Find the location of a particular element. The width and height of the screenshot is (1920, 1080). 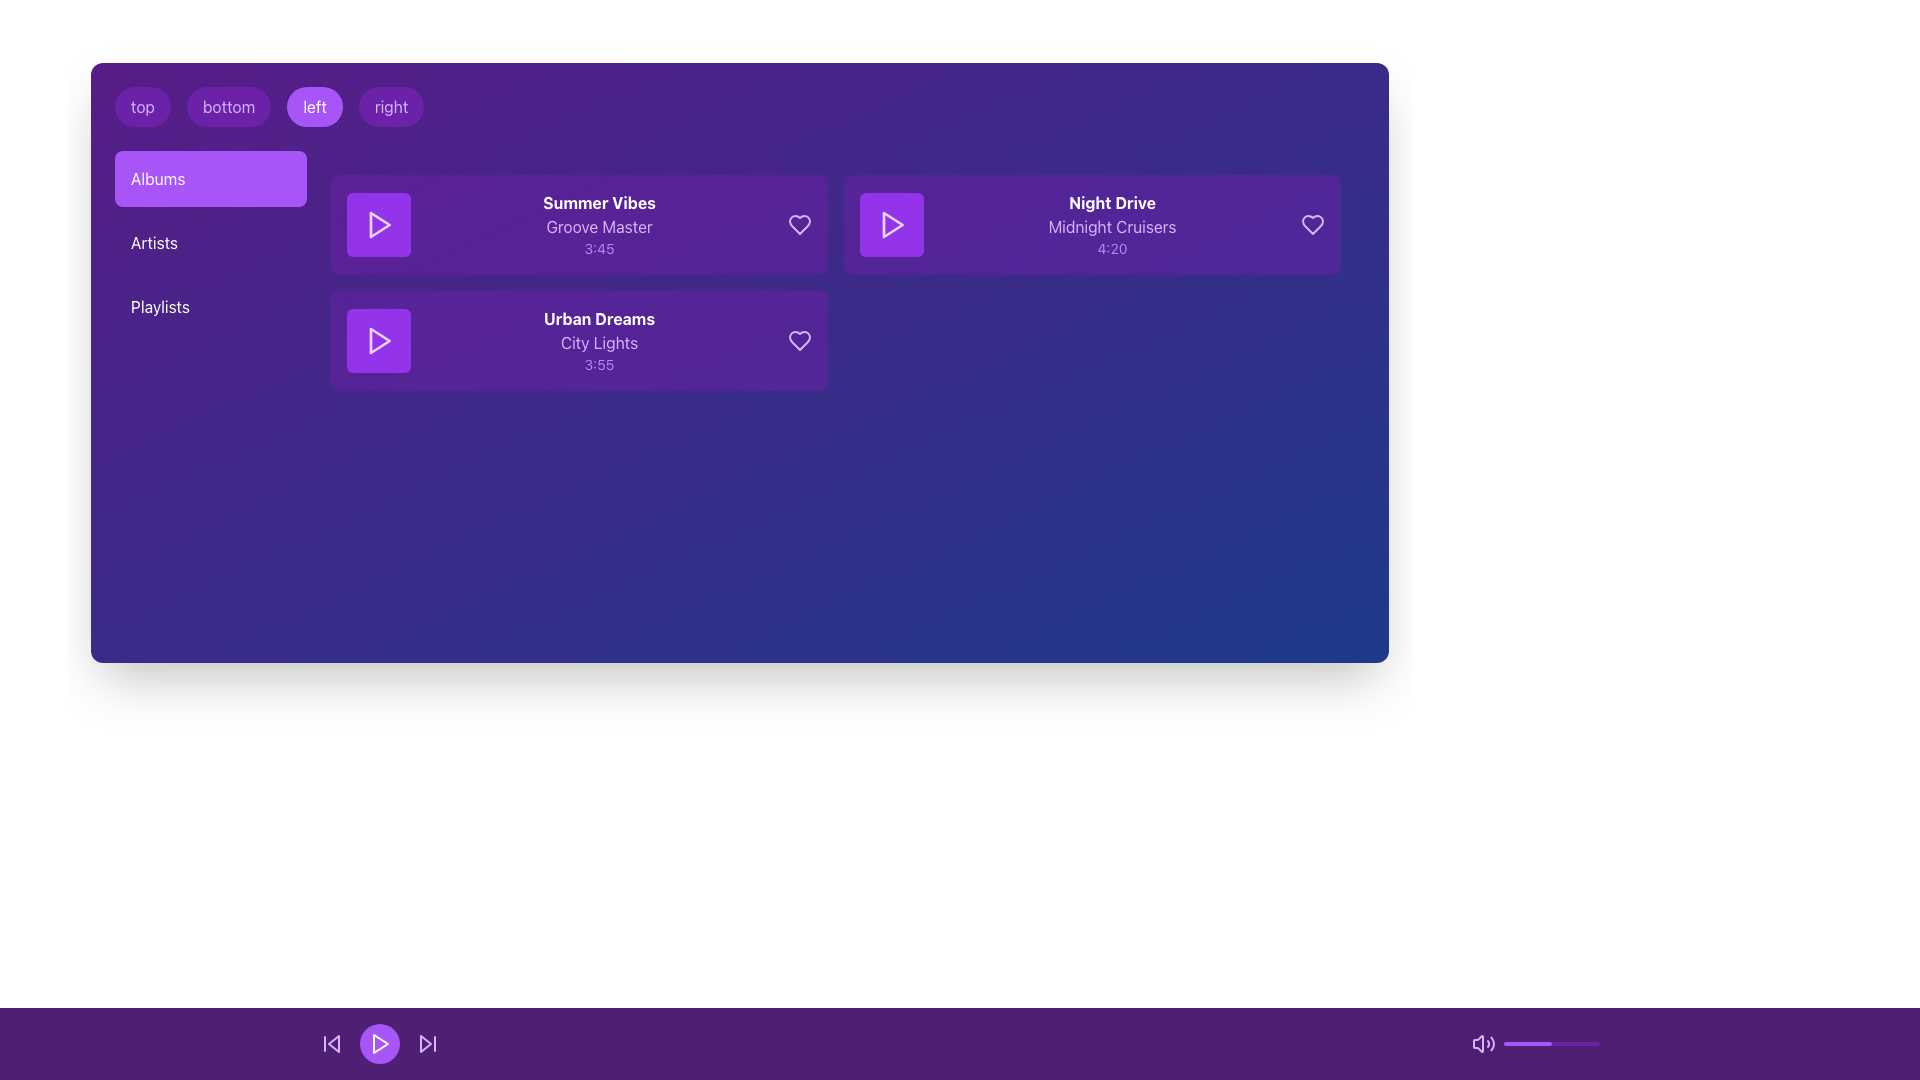

the 'Albums' button located at the top of the left-aligned column is located at coordinates (211, 177).